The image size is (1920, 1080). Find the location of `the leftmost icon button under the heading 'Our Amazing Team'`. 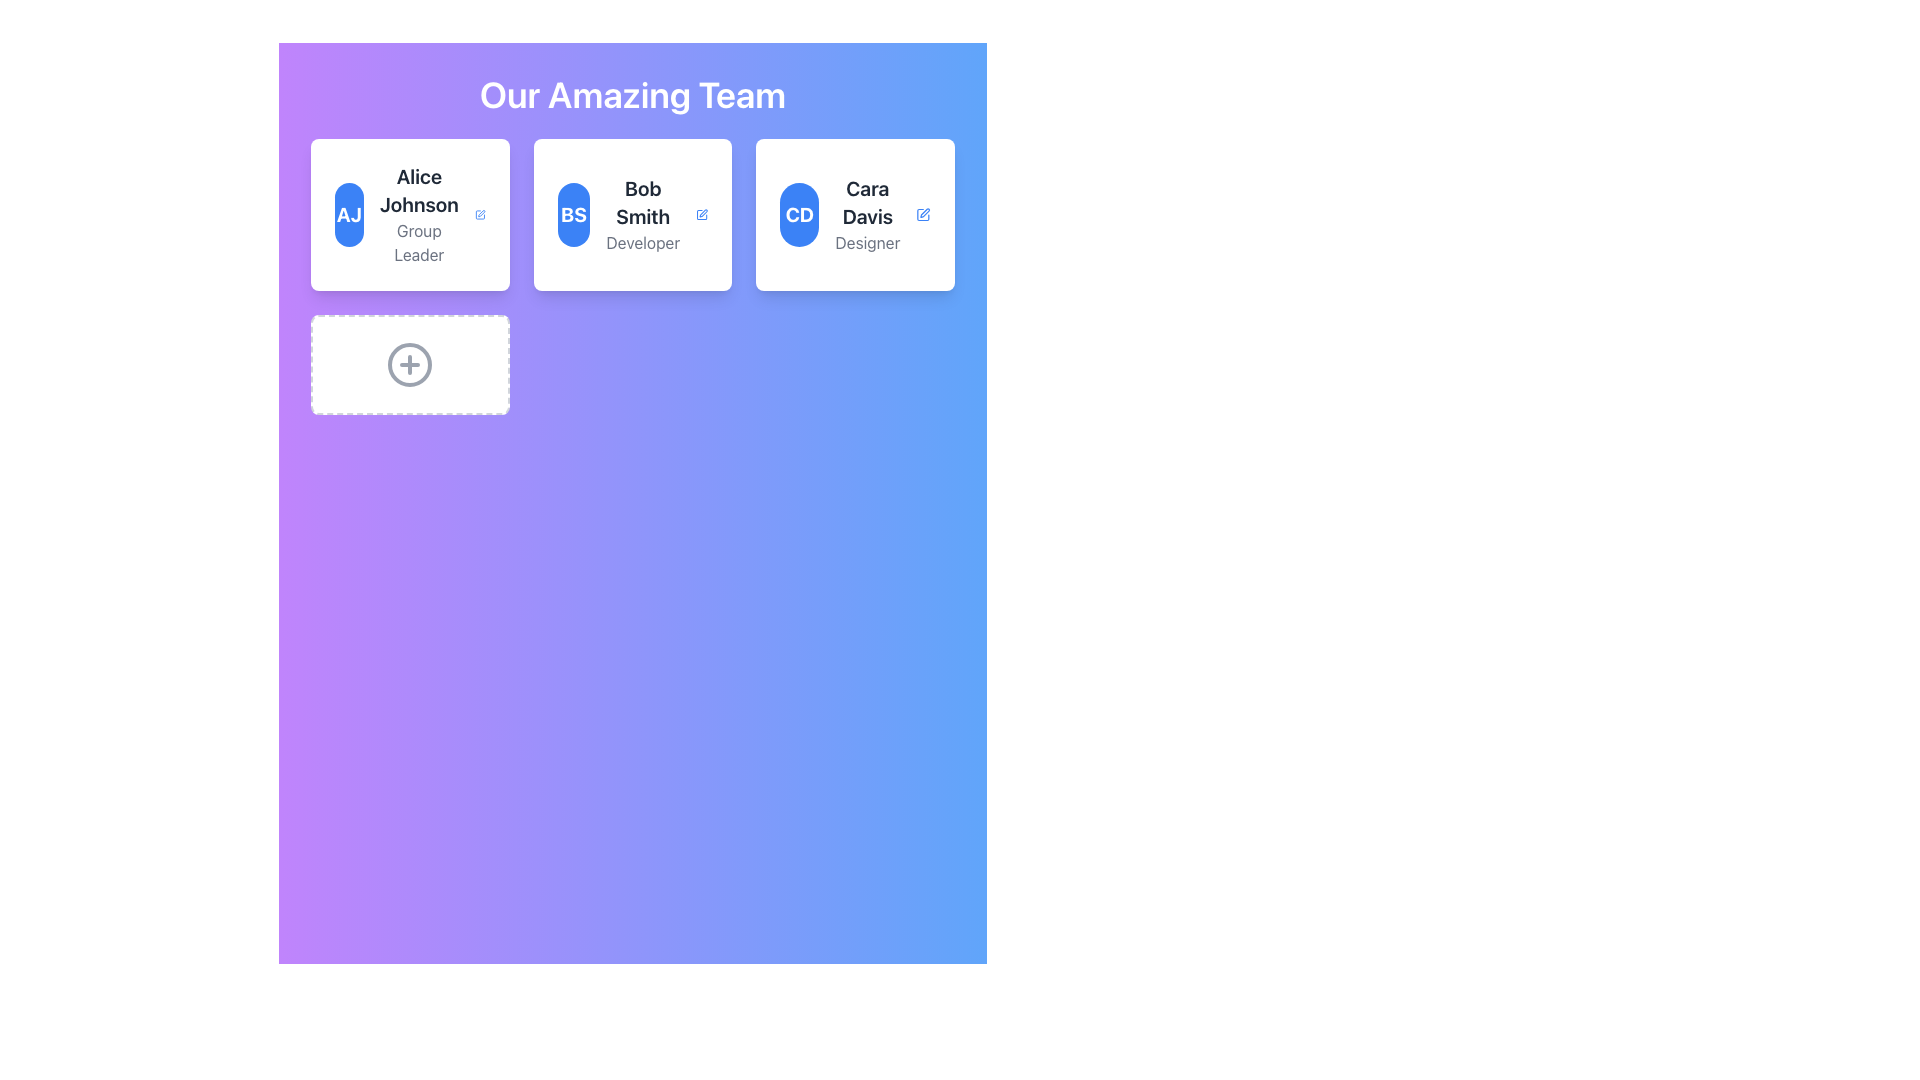

the leftmost icon button under the heading 'Our Amazing Team' is located at coordinates (409, 365).